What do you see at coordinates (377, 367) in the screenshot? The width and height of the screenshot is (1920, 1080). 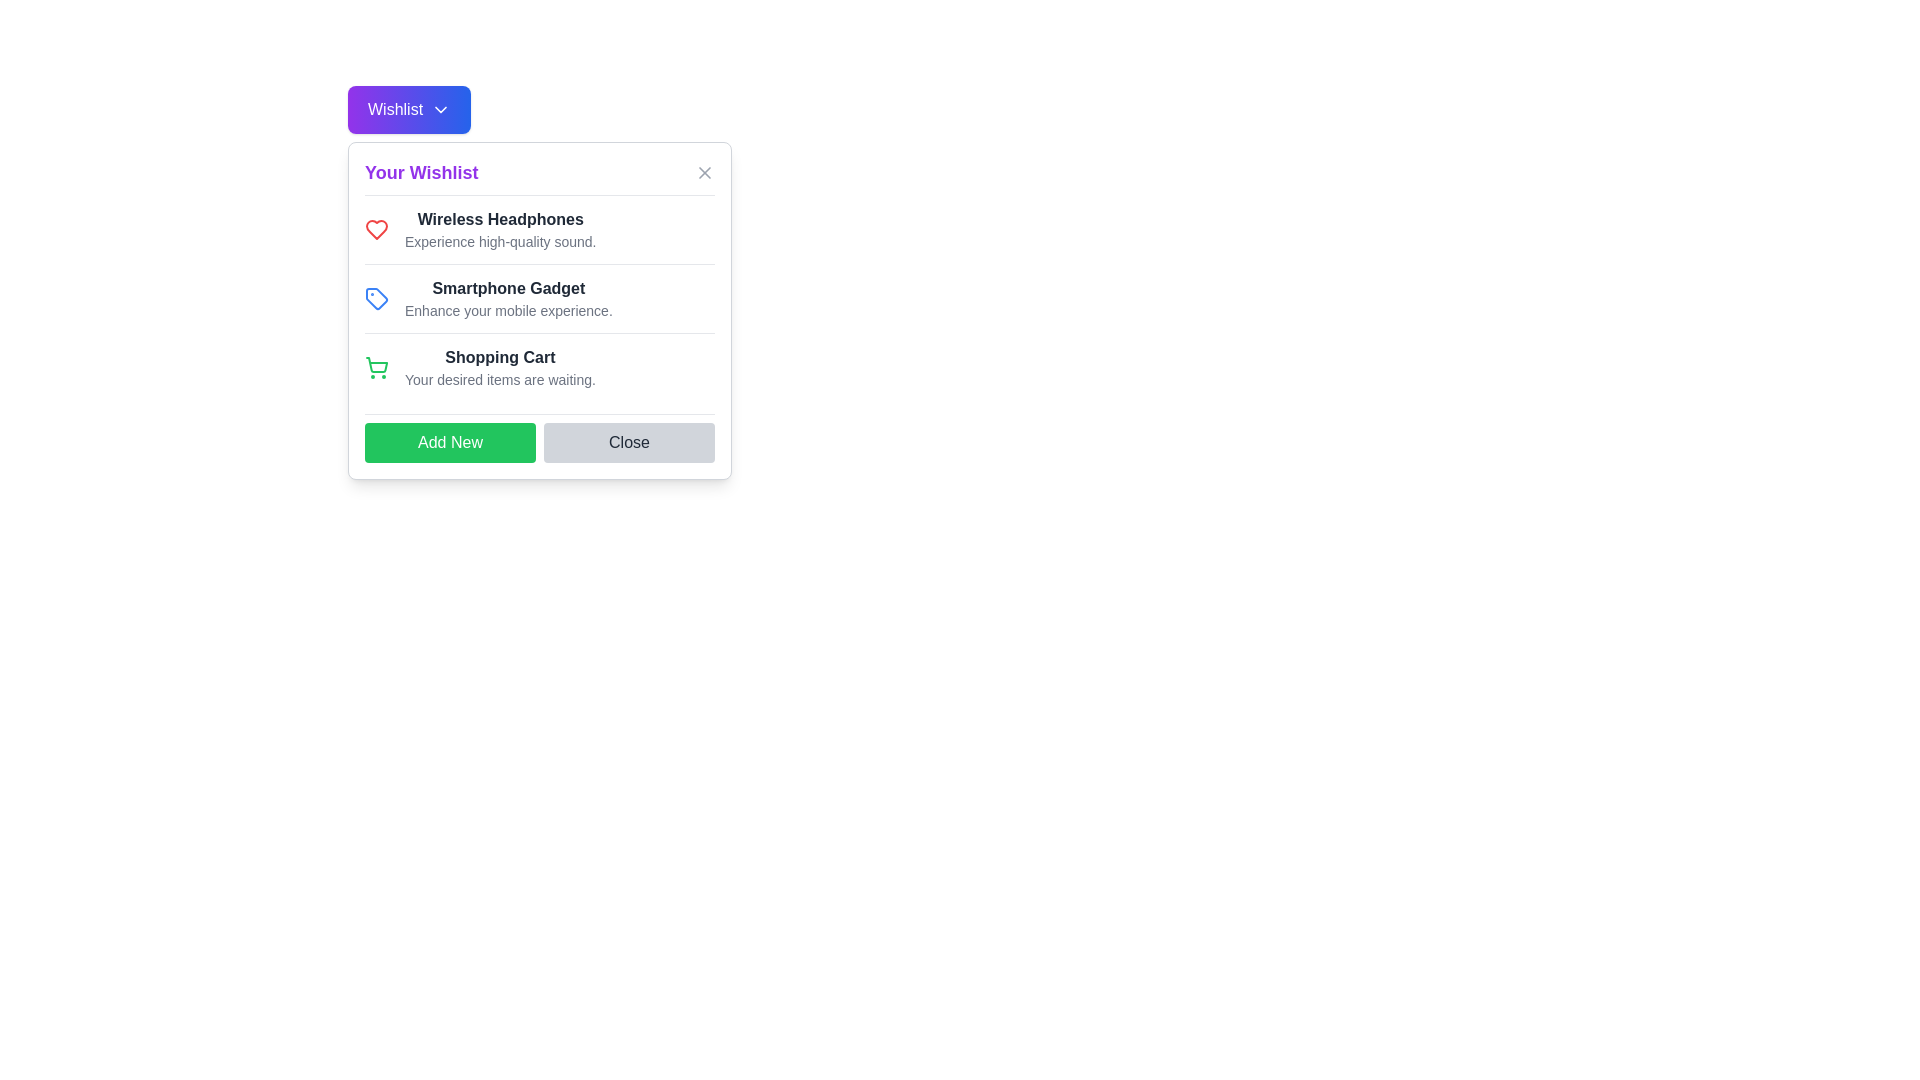 I see `the shopping cart icon with a green outline located to the left of the text 'Shopping Cart' in the 'Your Wishlist' section, which is the third icon-text pairing` at bounding box center [377, 367].